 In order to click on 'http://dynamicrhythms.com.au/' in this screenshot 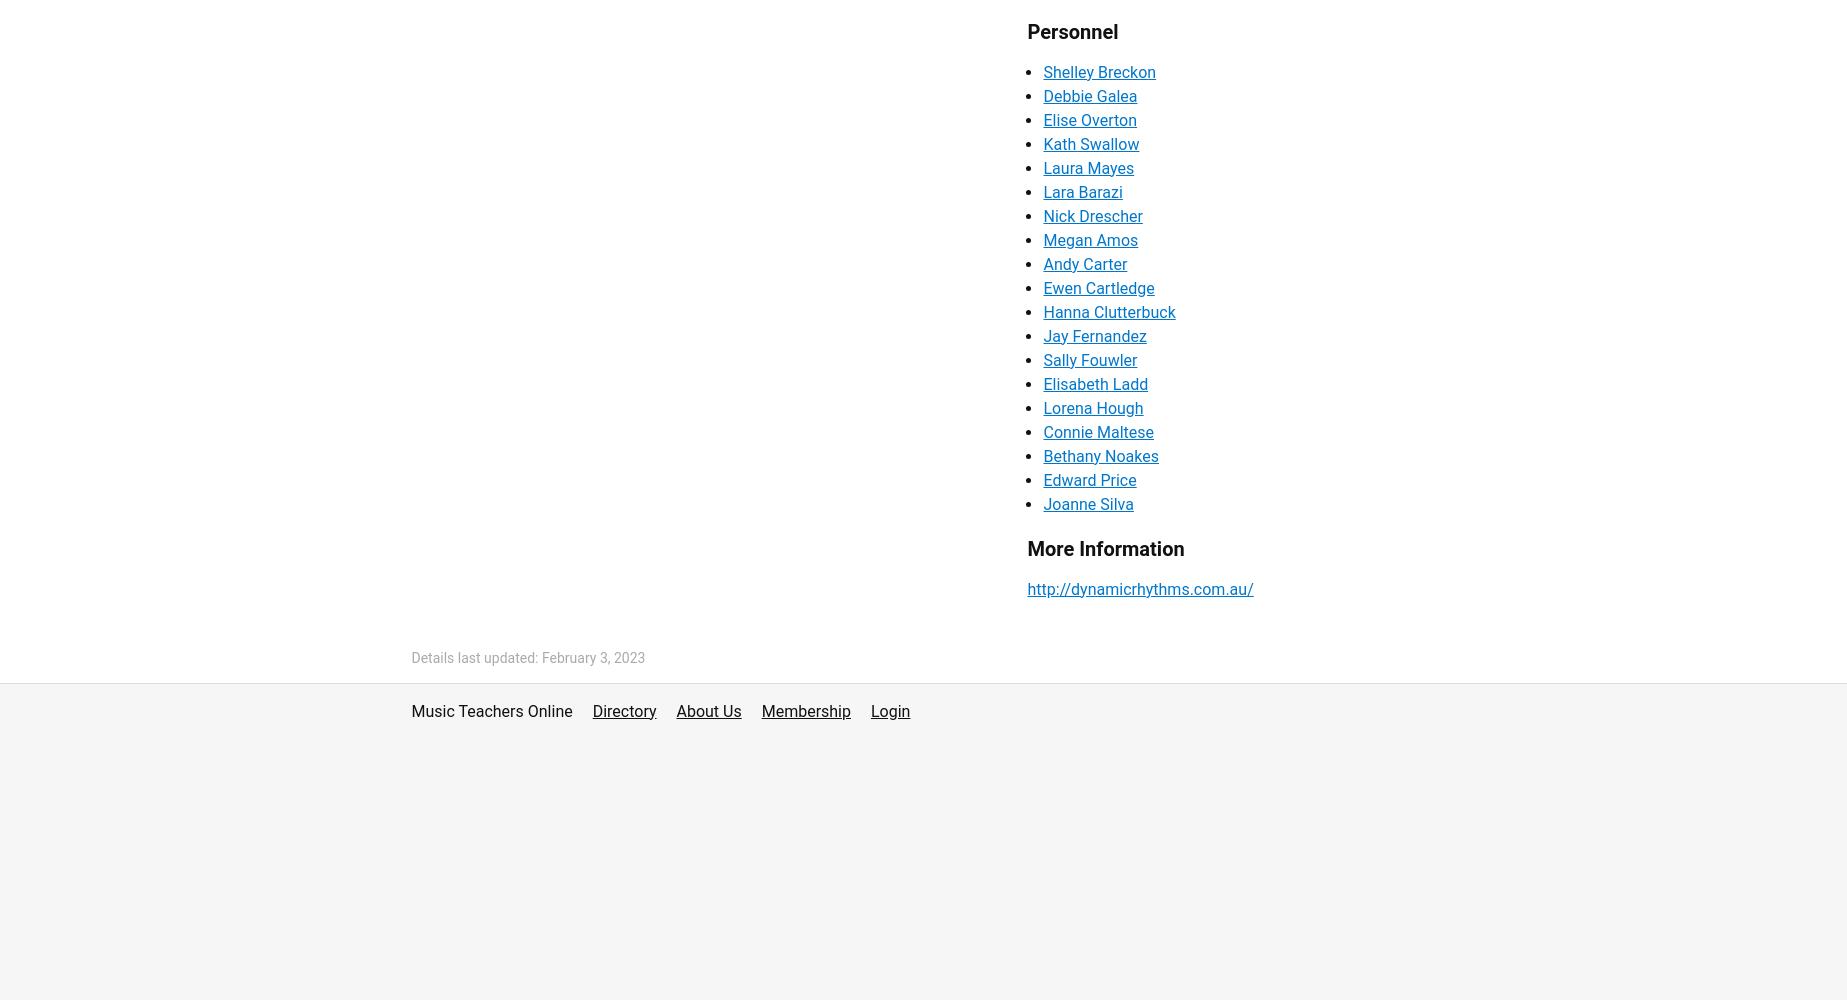, I will do `click(1138, 587)`.